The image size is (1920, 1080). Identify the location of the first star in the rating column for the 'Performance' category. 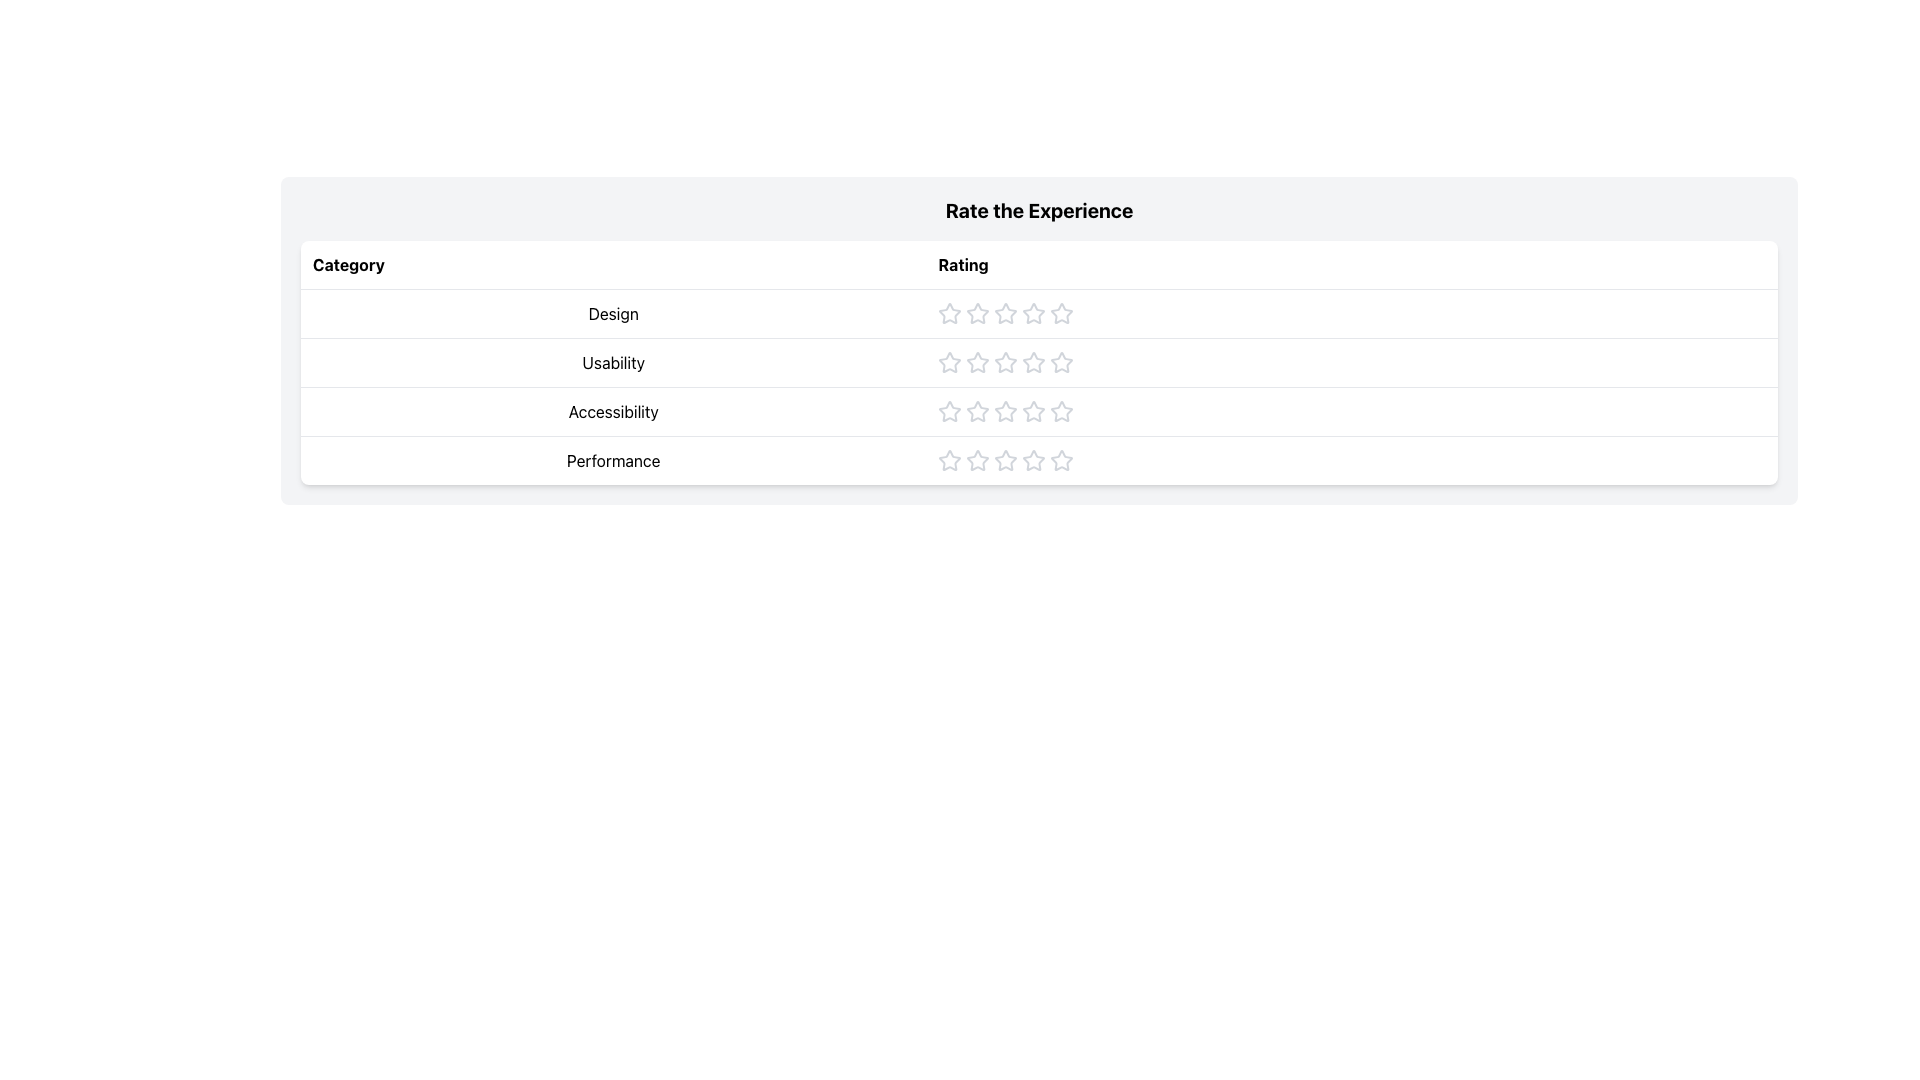
(949, 460).